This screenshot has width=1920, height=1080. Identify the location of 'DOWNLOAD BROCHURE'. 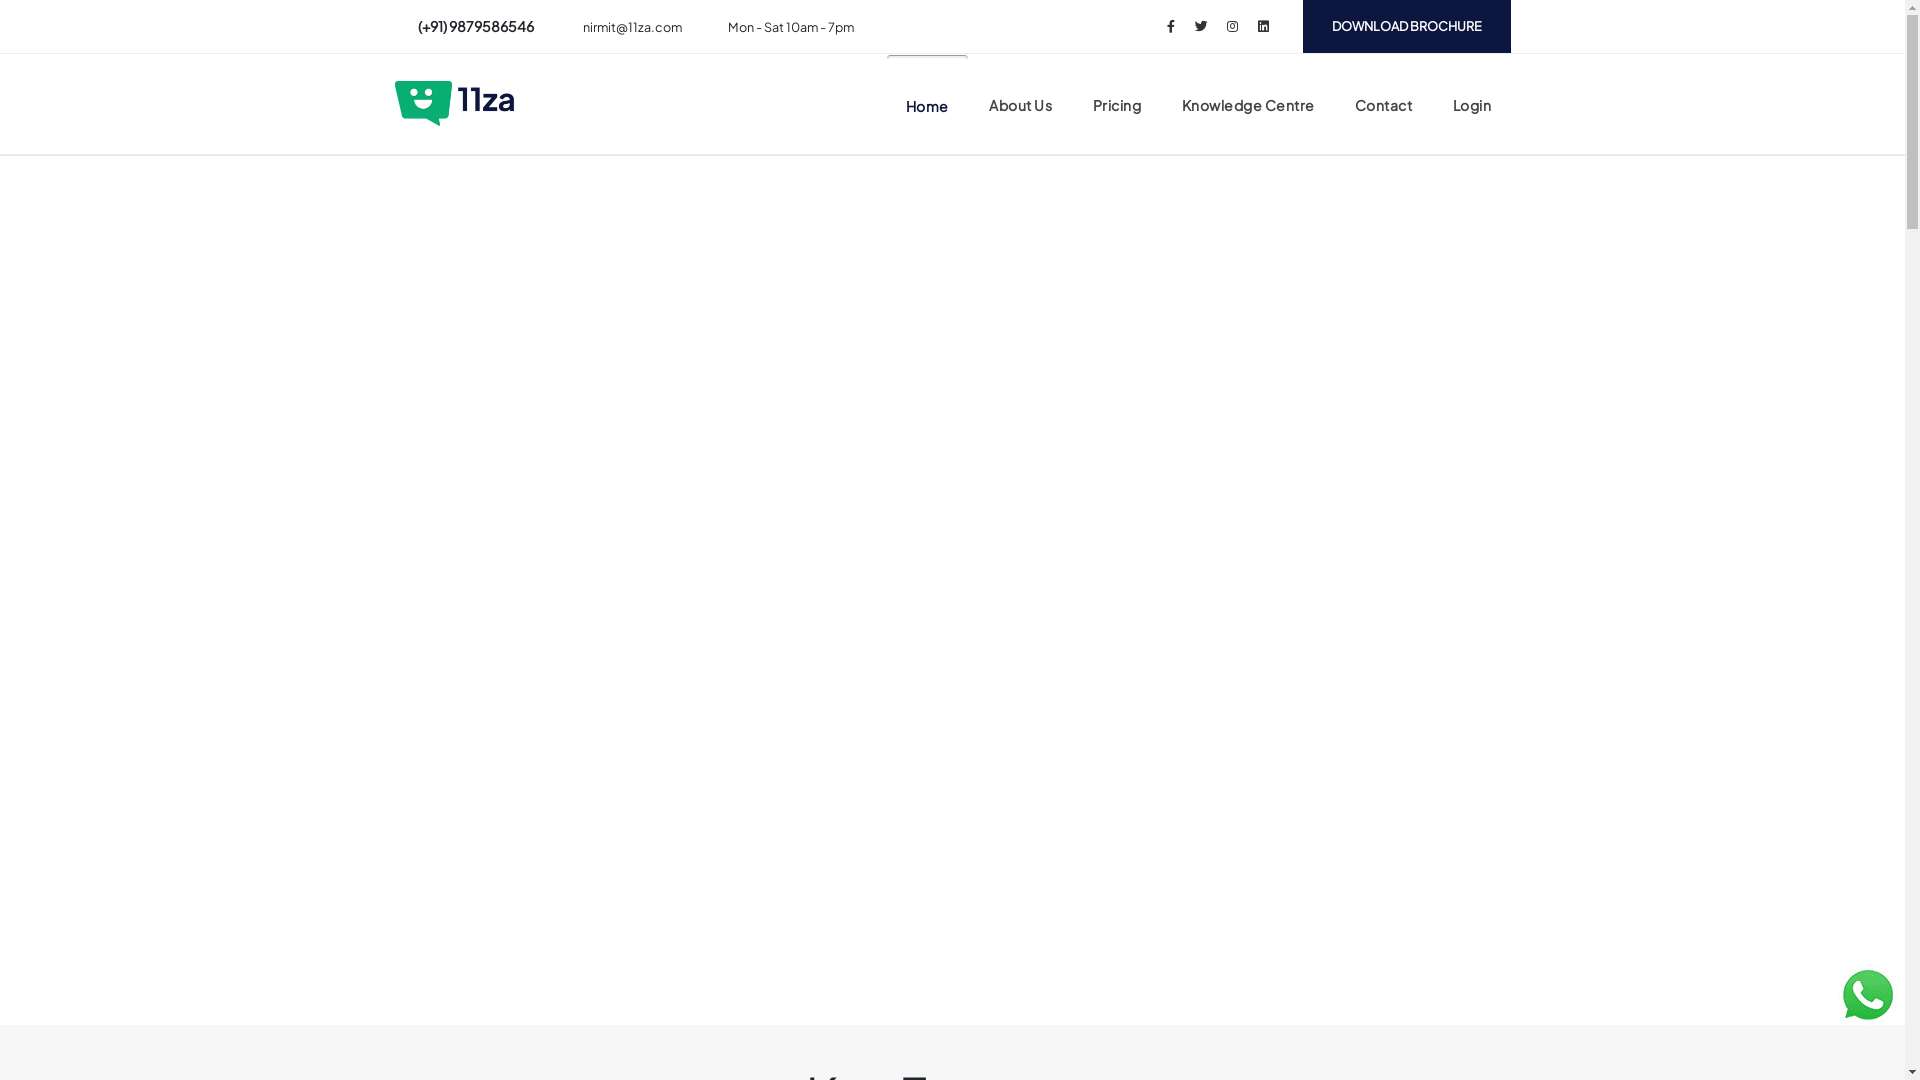
(1405, 26).